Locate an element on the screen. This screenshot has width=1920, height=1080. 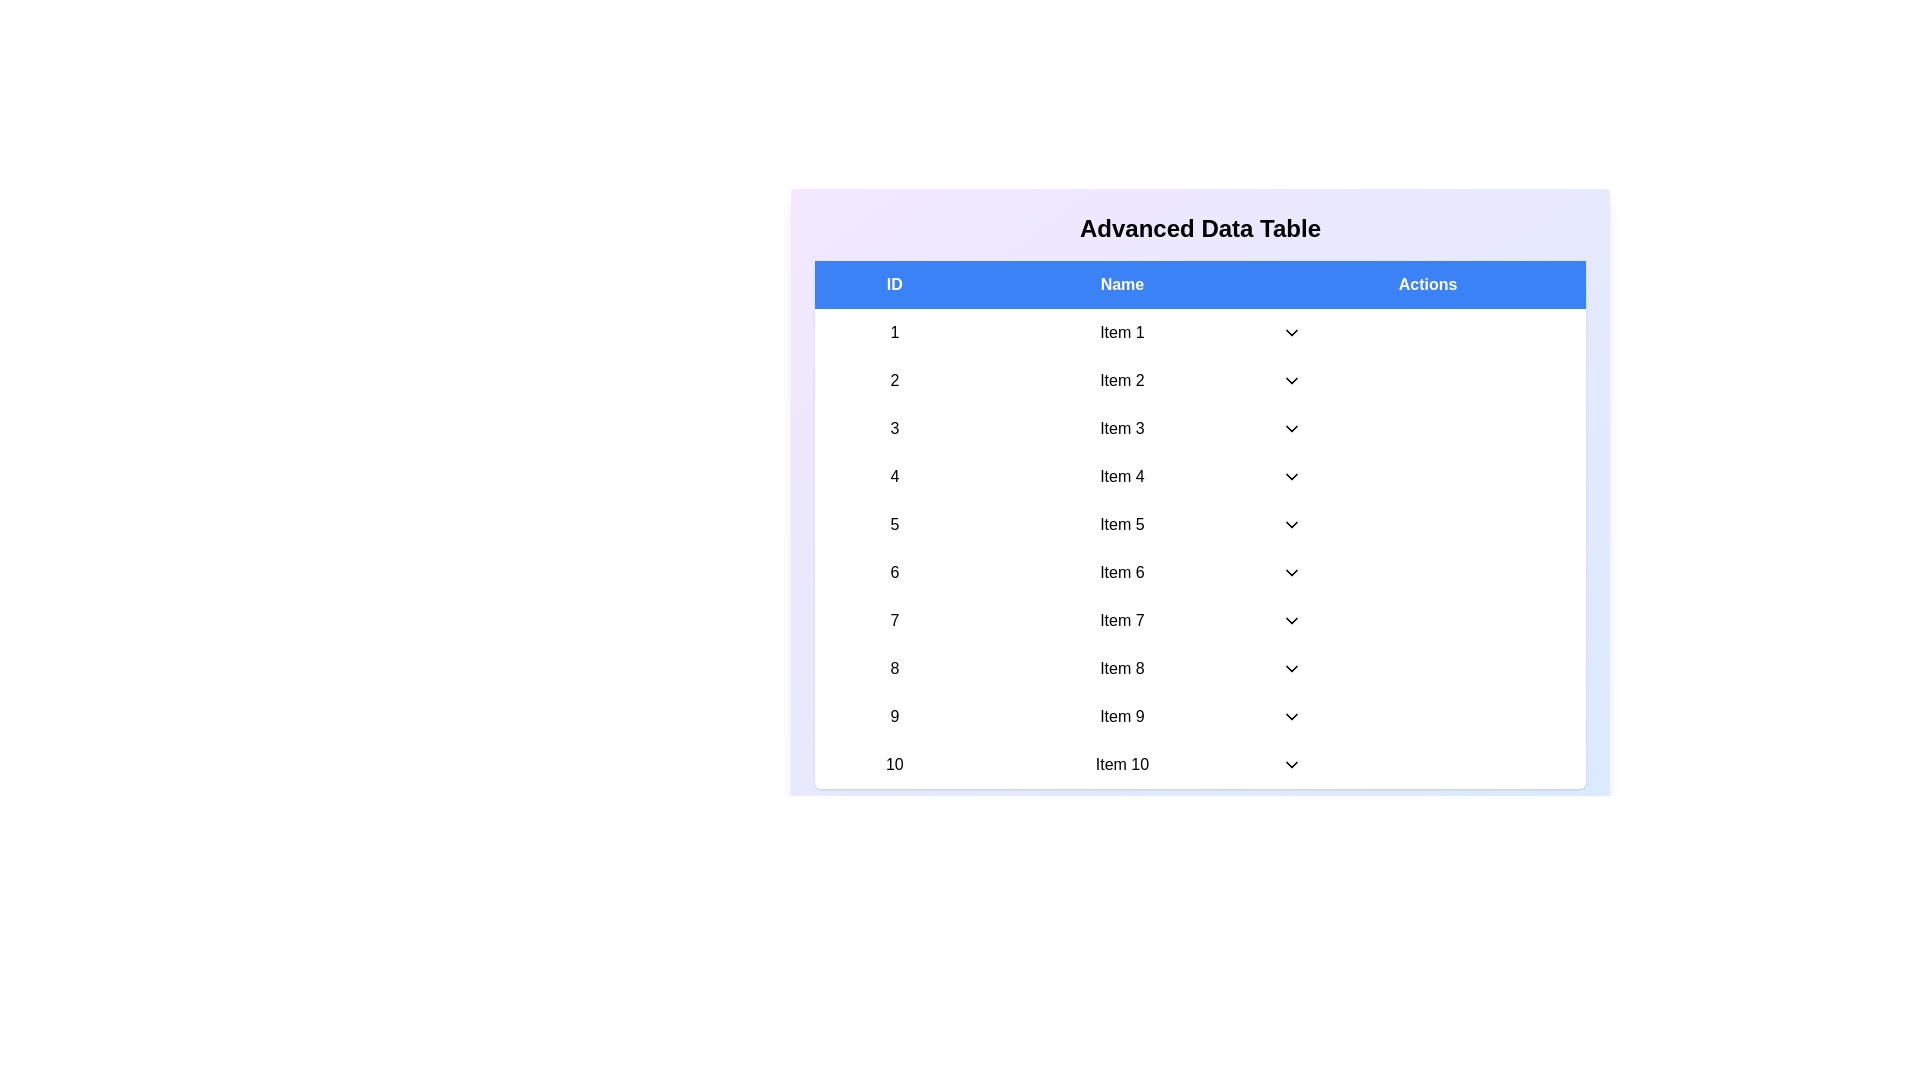
the header Actions in the table is located at coordinates (1427, 285).